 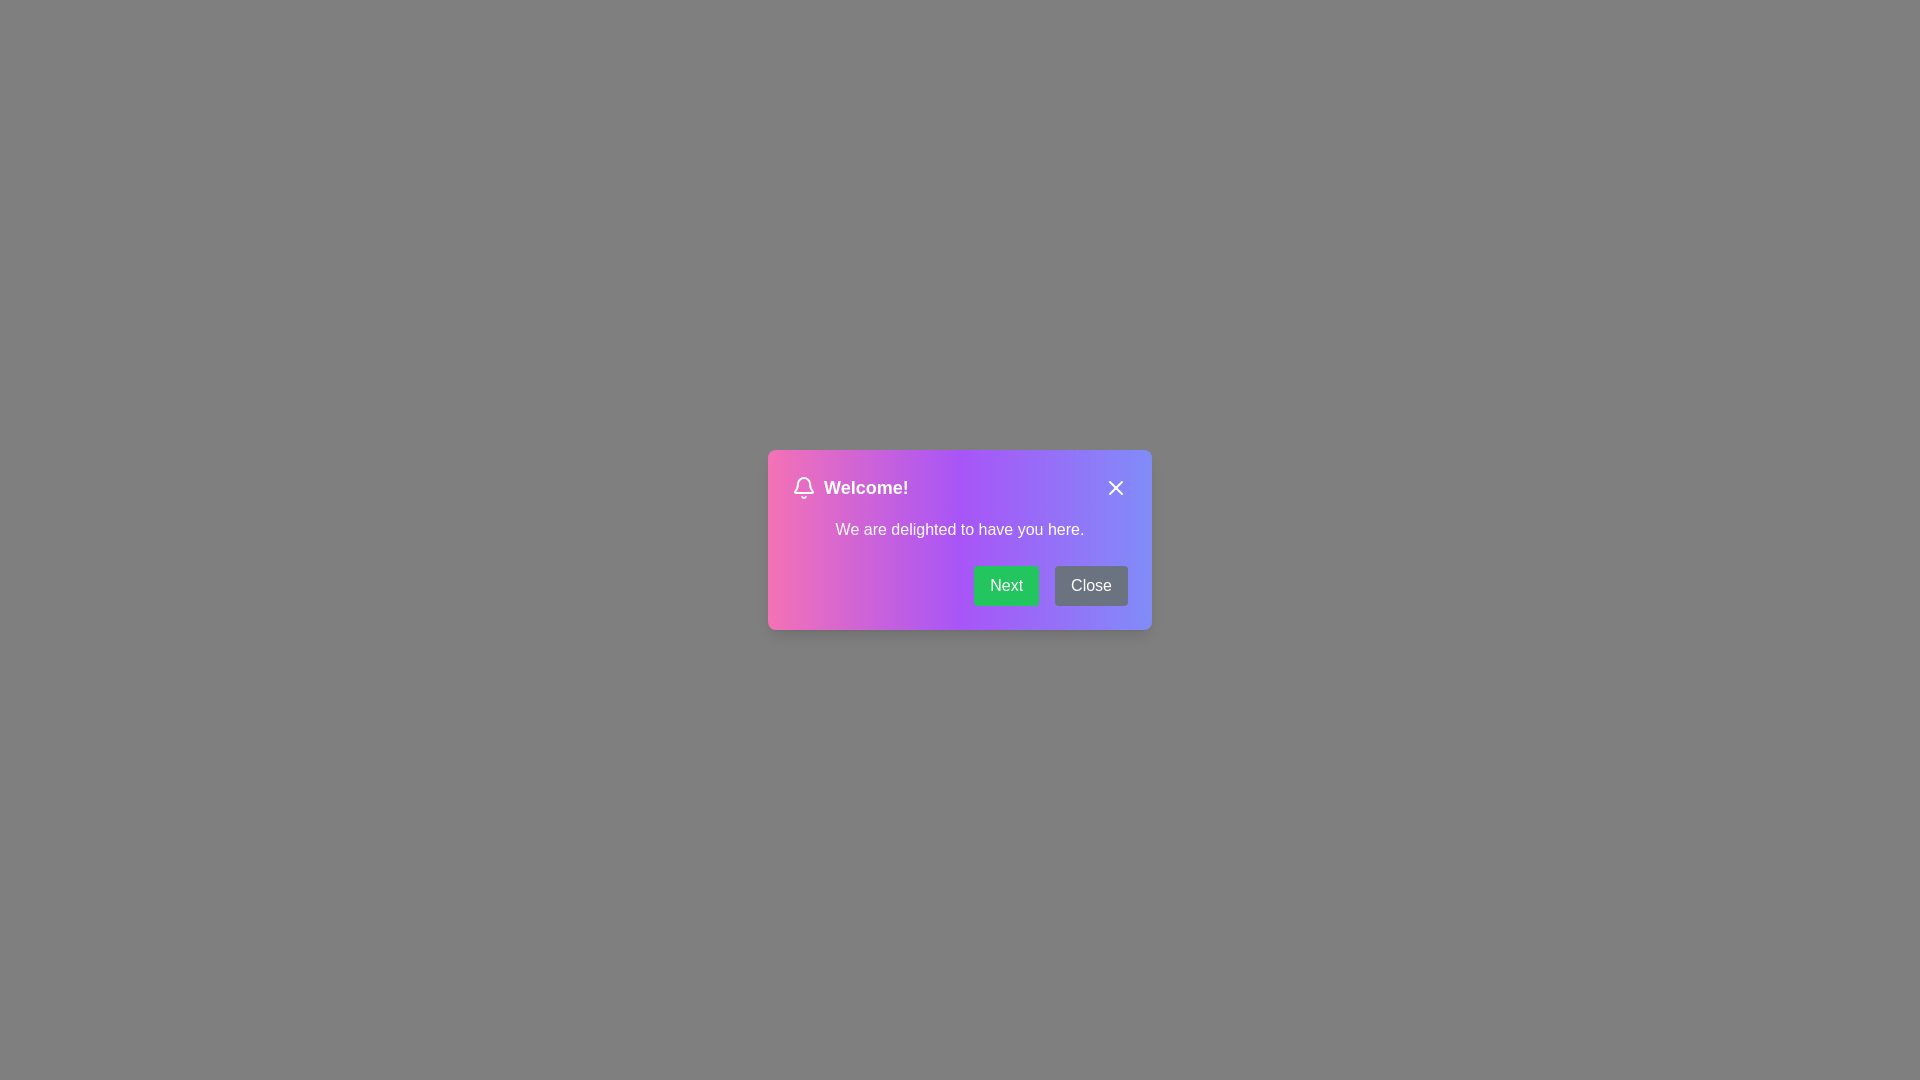 What do you see at coordinates (1006, 585) in the screenshot?
I see `the Next button to interact with the notification dialog` at bounding box center [1006, 585].